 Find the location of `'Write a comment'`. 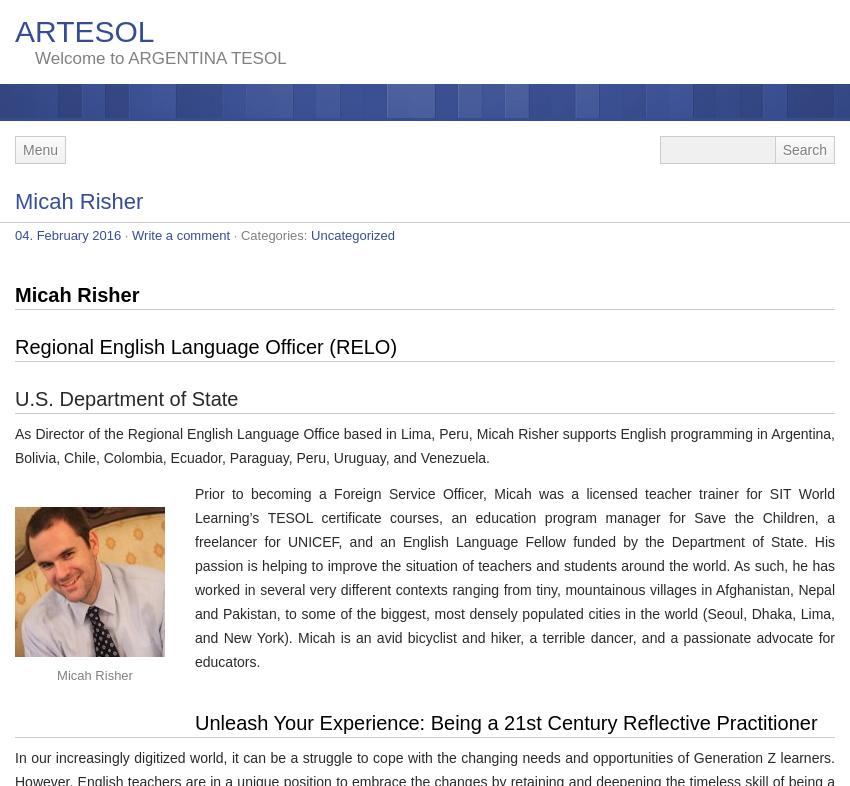

'Write a comment' is located at coordinates (179, 235).